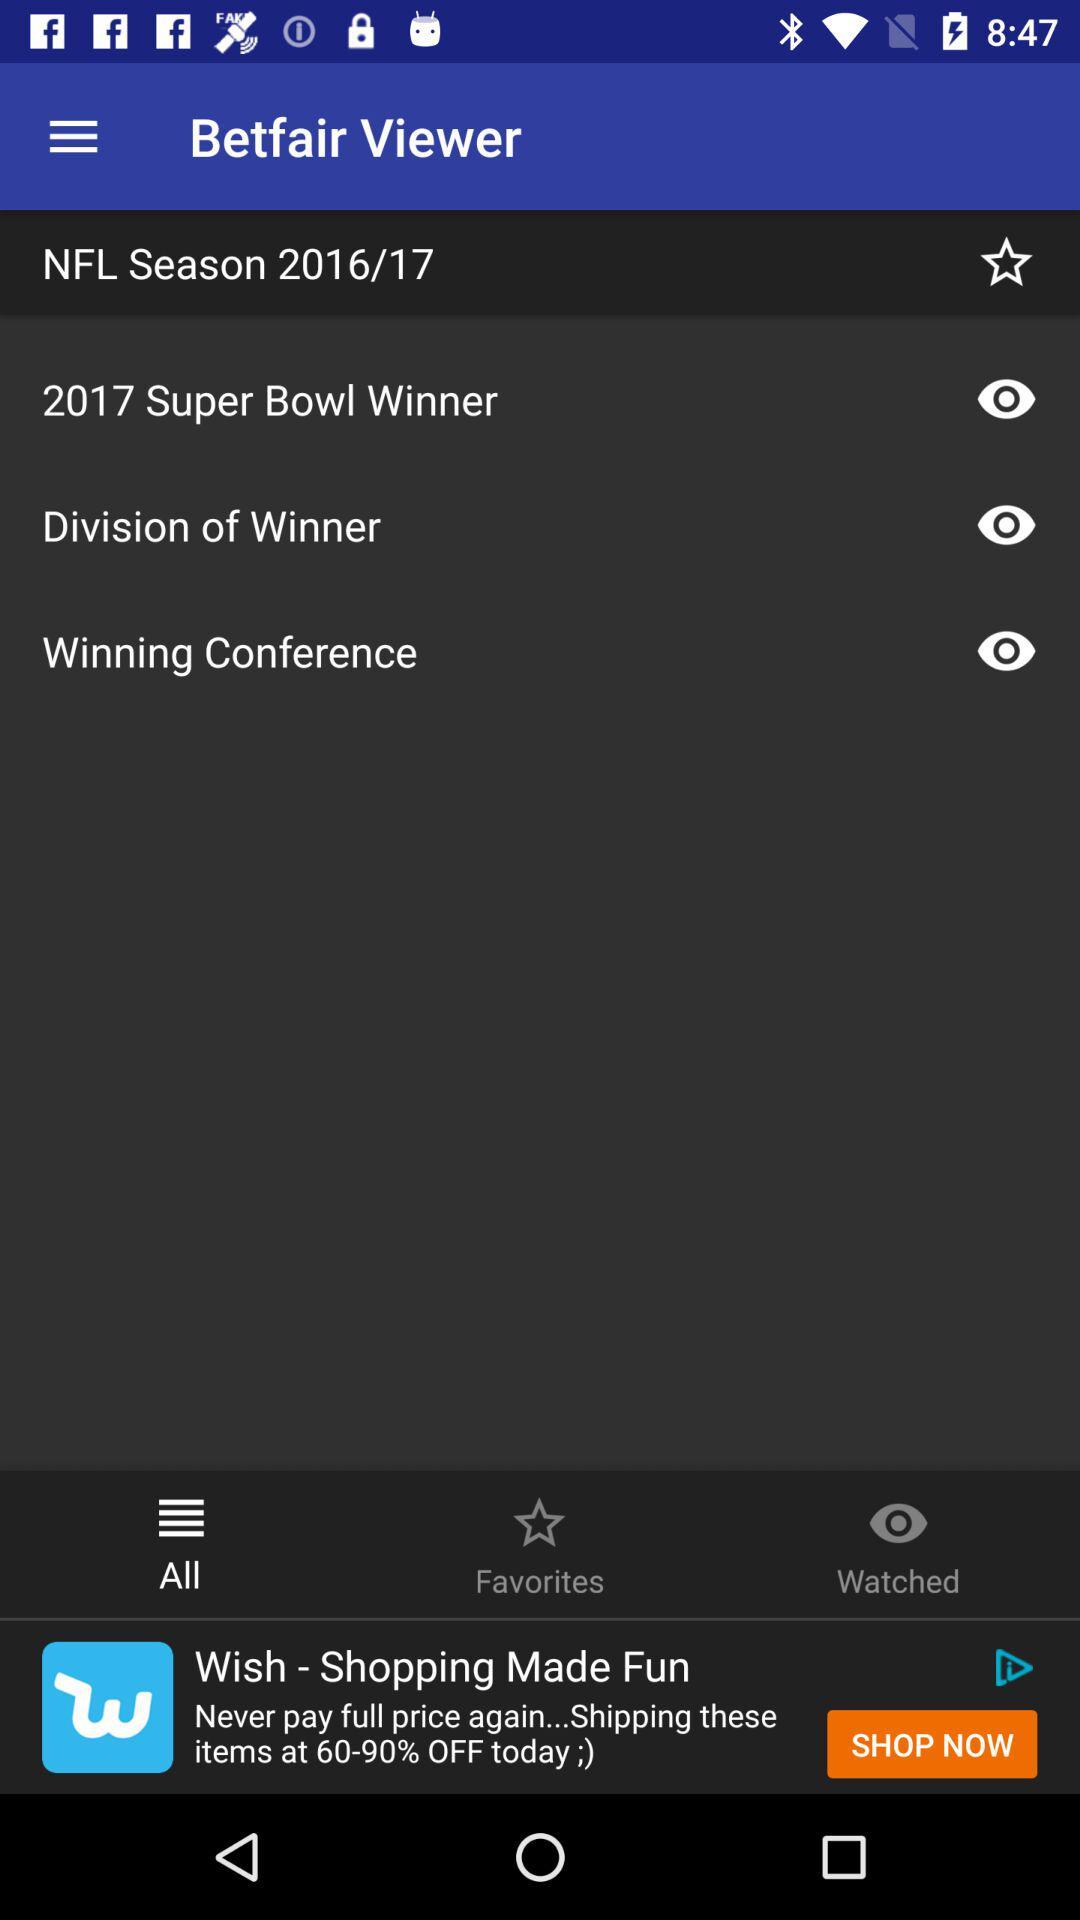 The height and width of the screenshot is (1920, 1080). Describe the element at coordinates (72, 135) in the screenshot. I see `item to the left of the betfair viewer item` at that location.